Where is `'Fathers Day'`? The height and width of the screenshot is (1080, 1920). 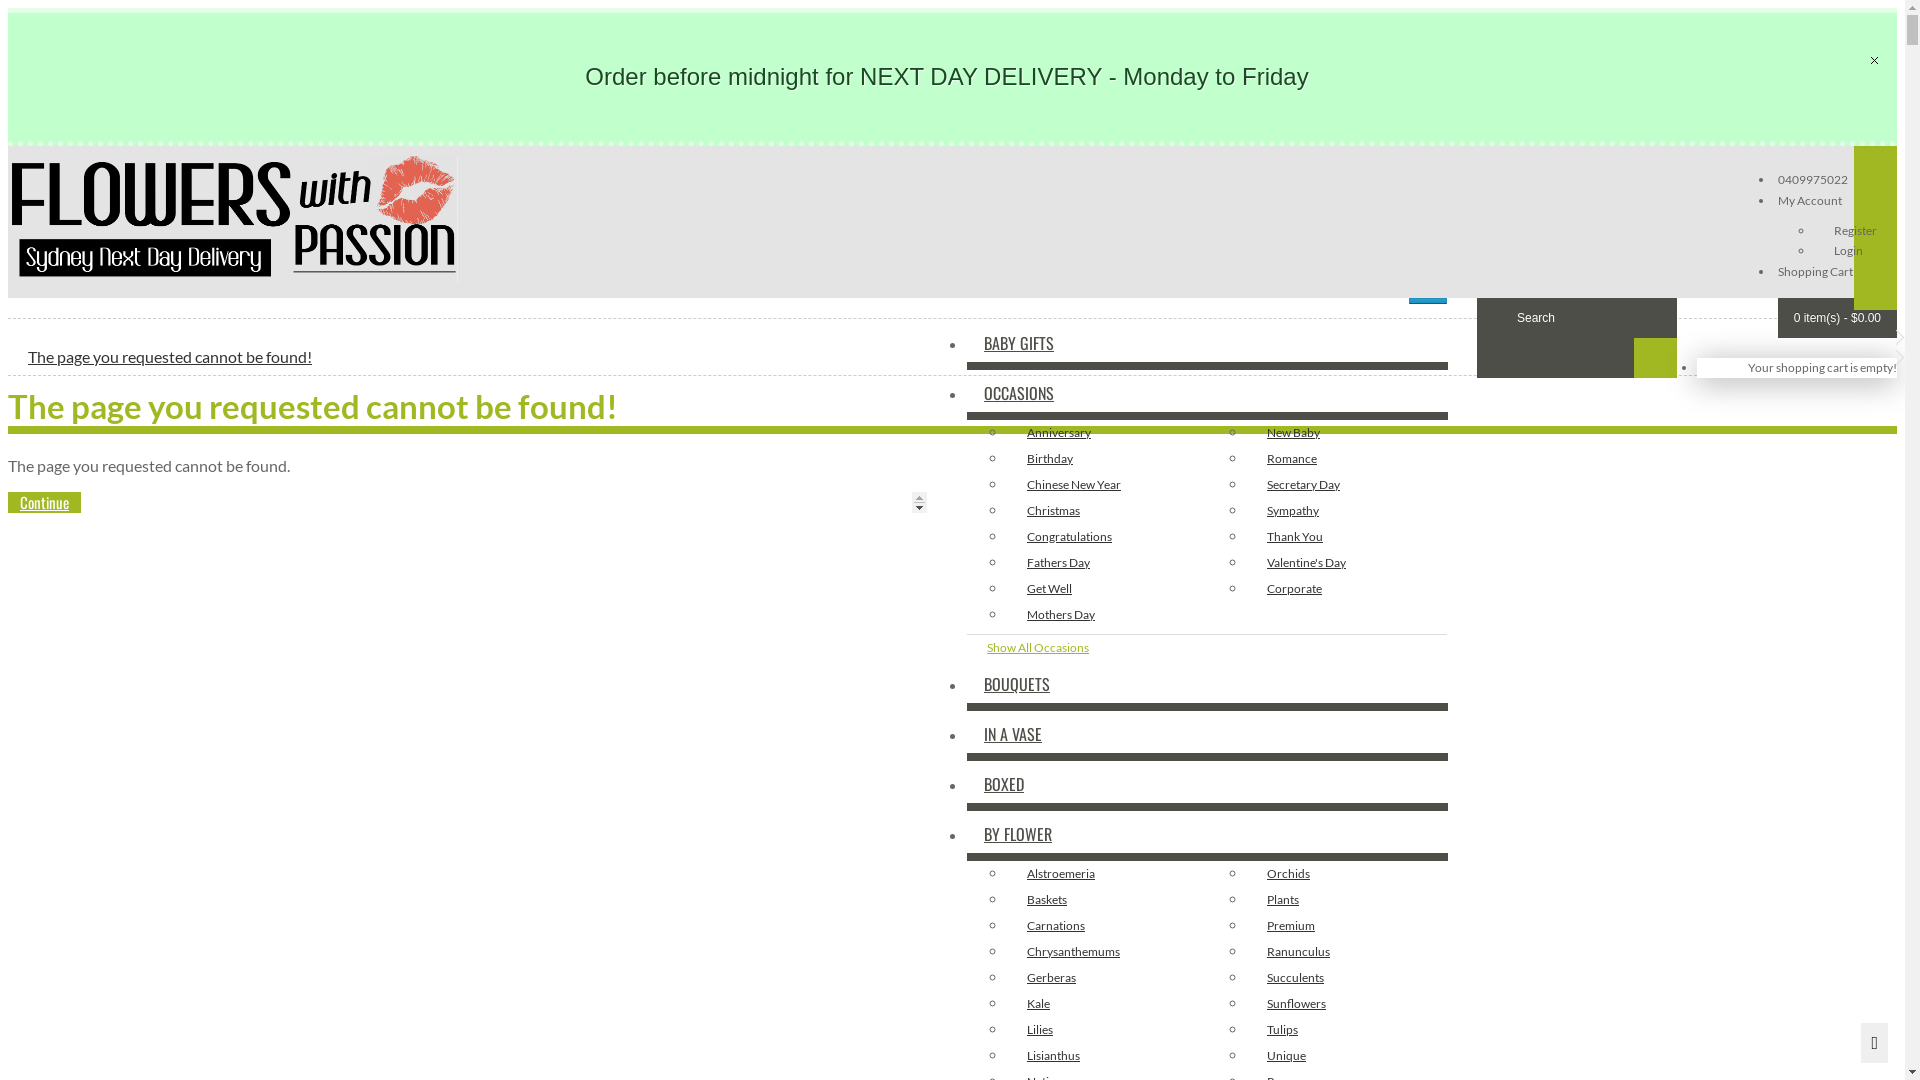
'Fathers Day' is located at coordinates (1106, 563).